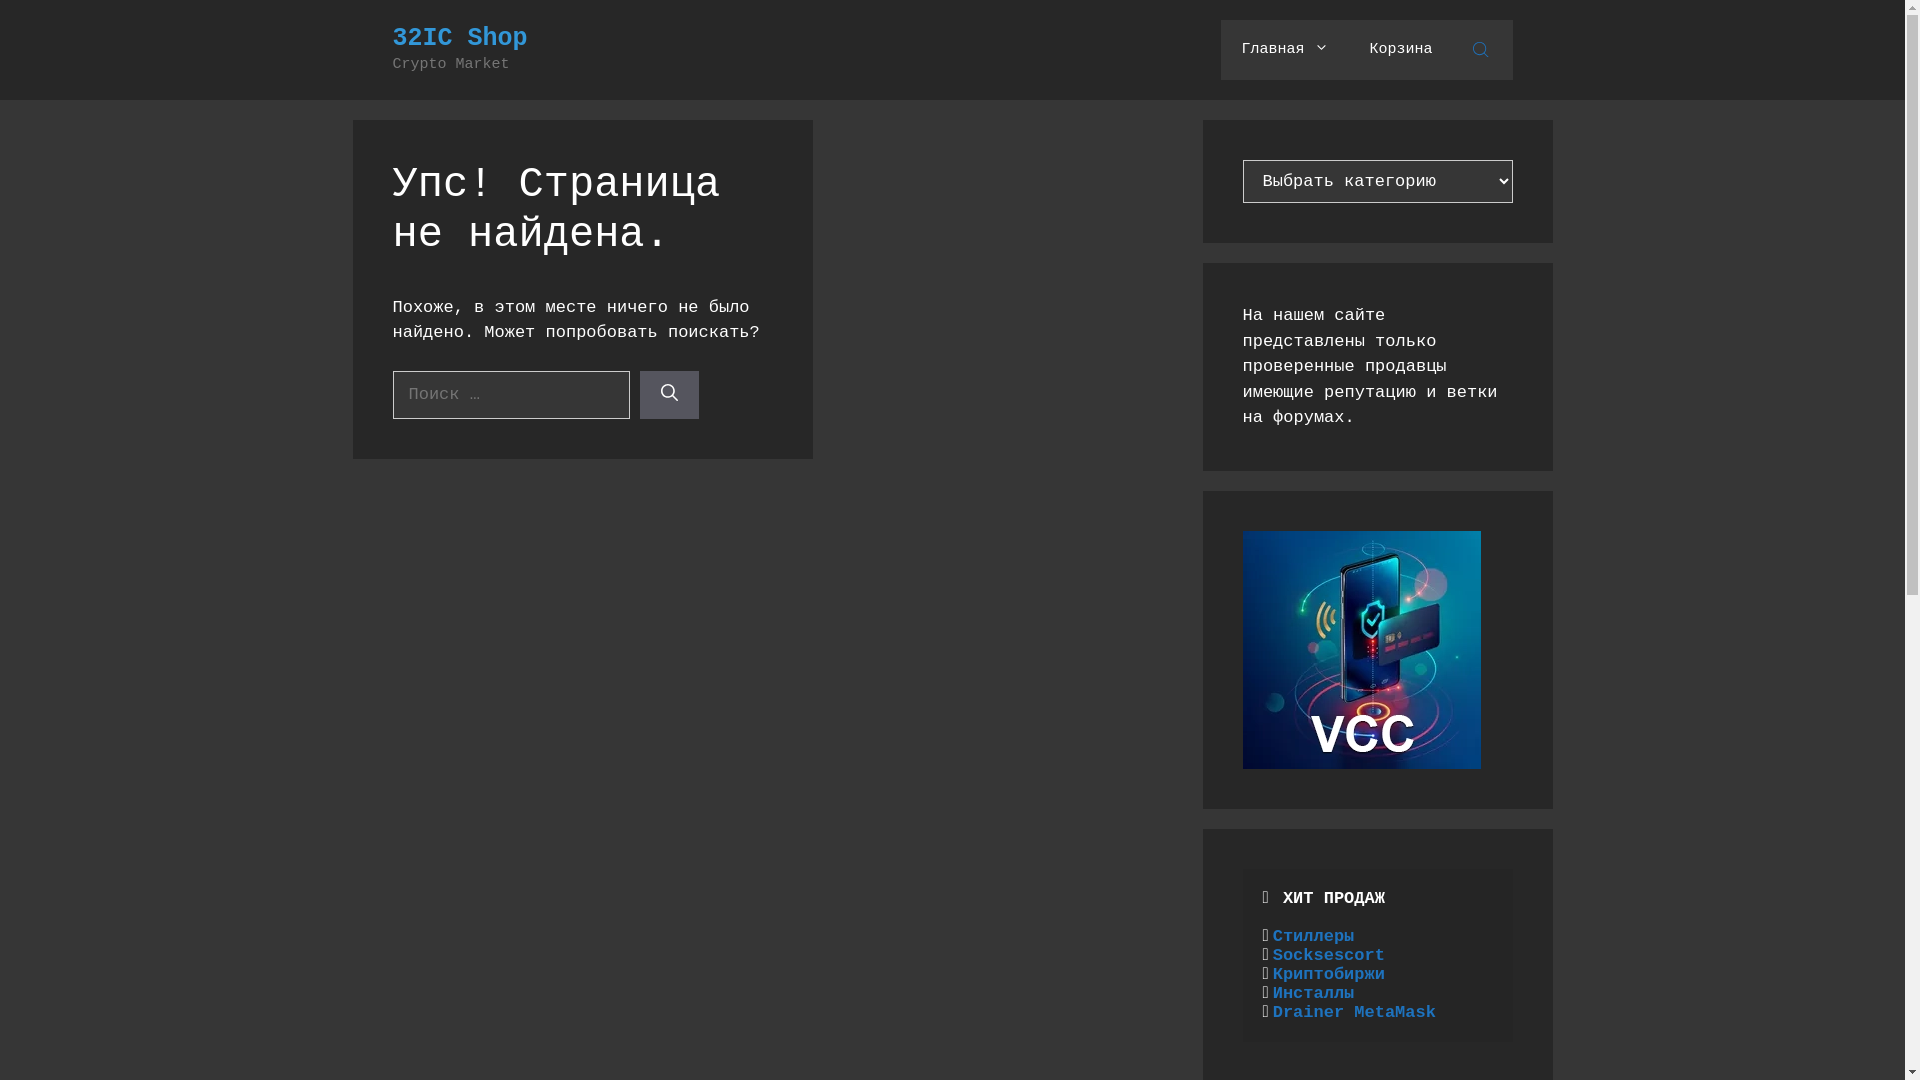 The image size is (1920, 1080). Describe the element at coordinates (458, 38) in the screenshot. I see `'32IC Shop'` at that location.